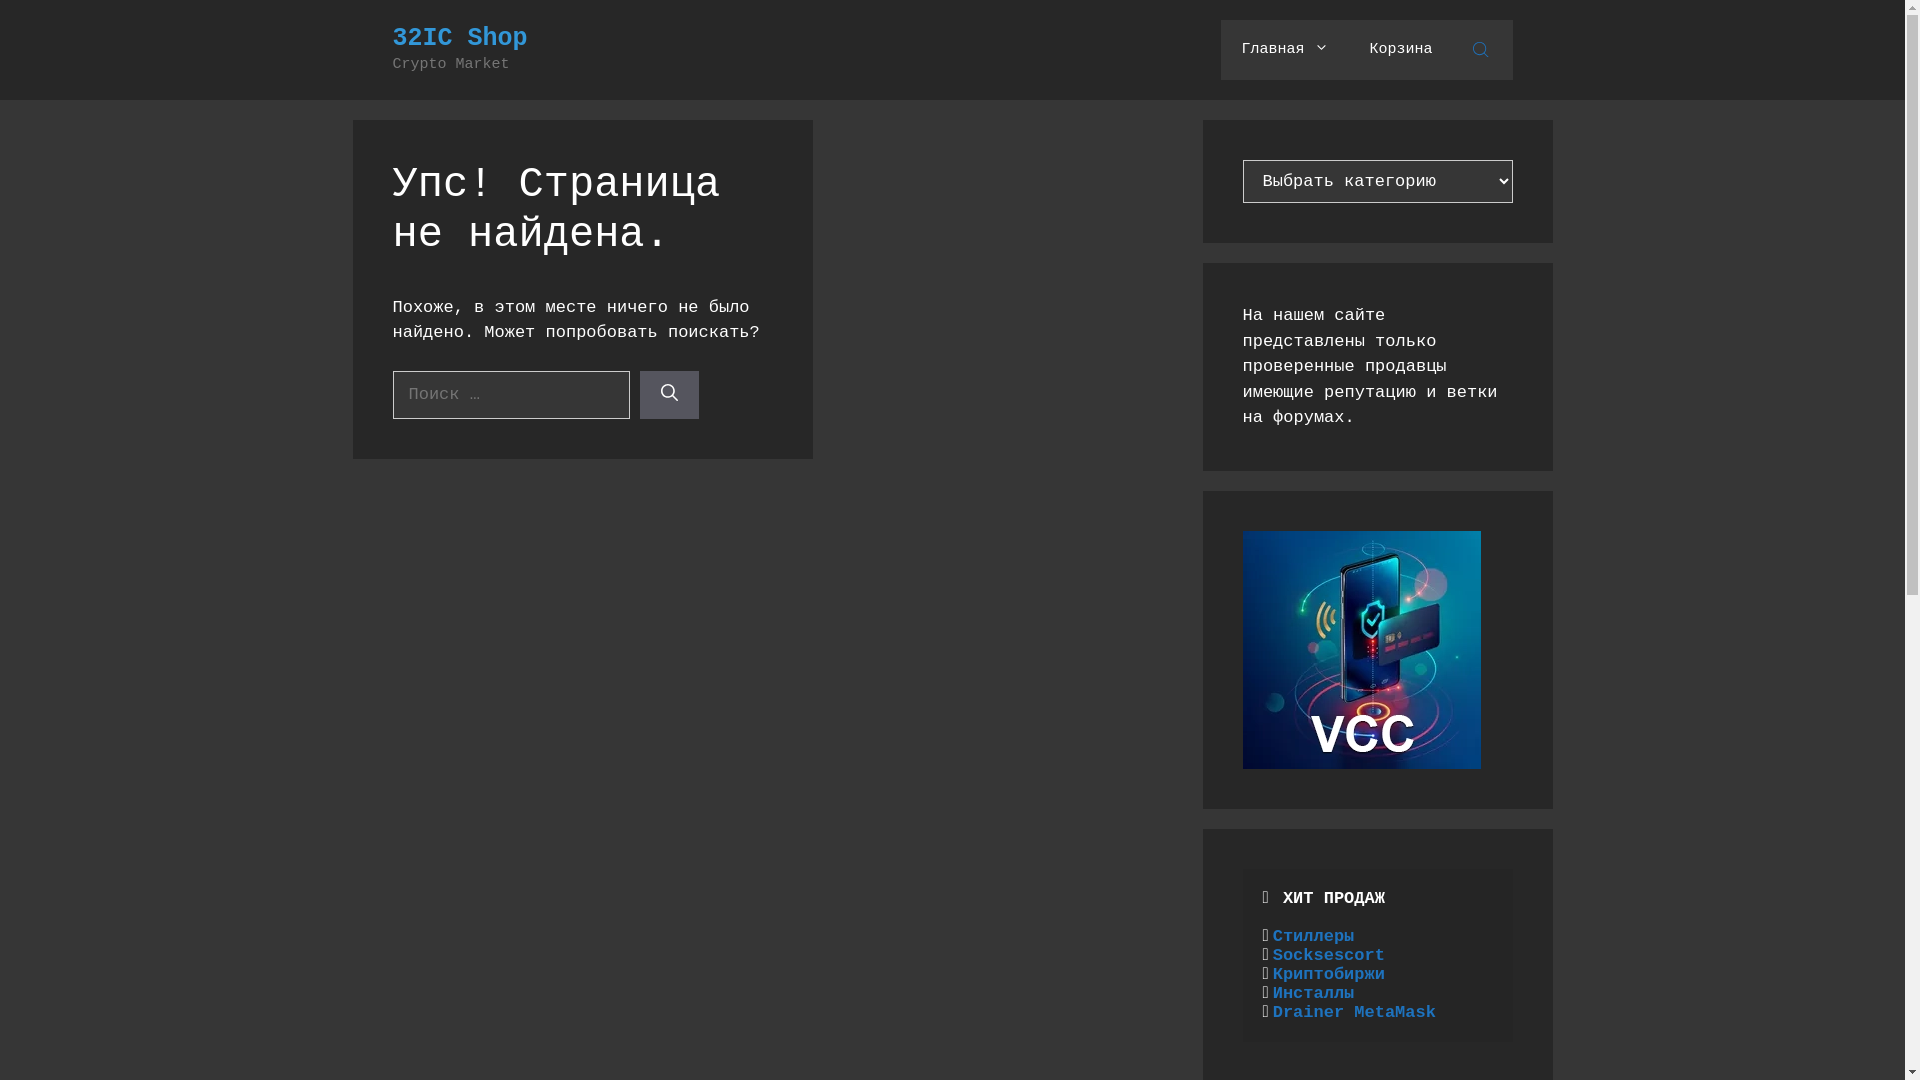 The image size is (1920, 1080). Describe the element at coordinates (458, 38) in the screenshot. I see `'32IC Shop'` at that location.